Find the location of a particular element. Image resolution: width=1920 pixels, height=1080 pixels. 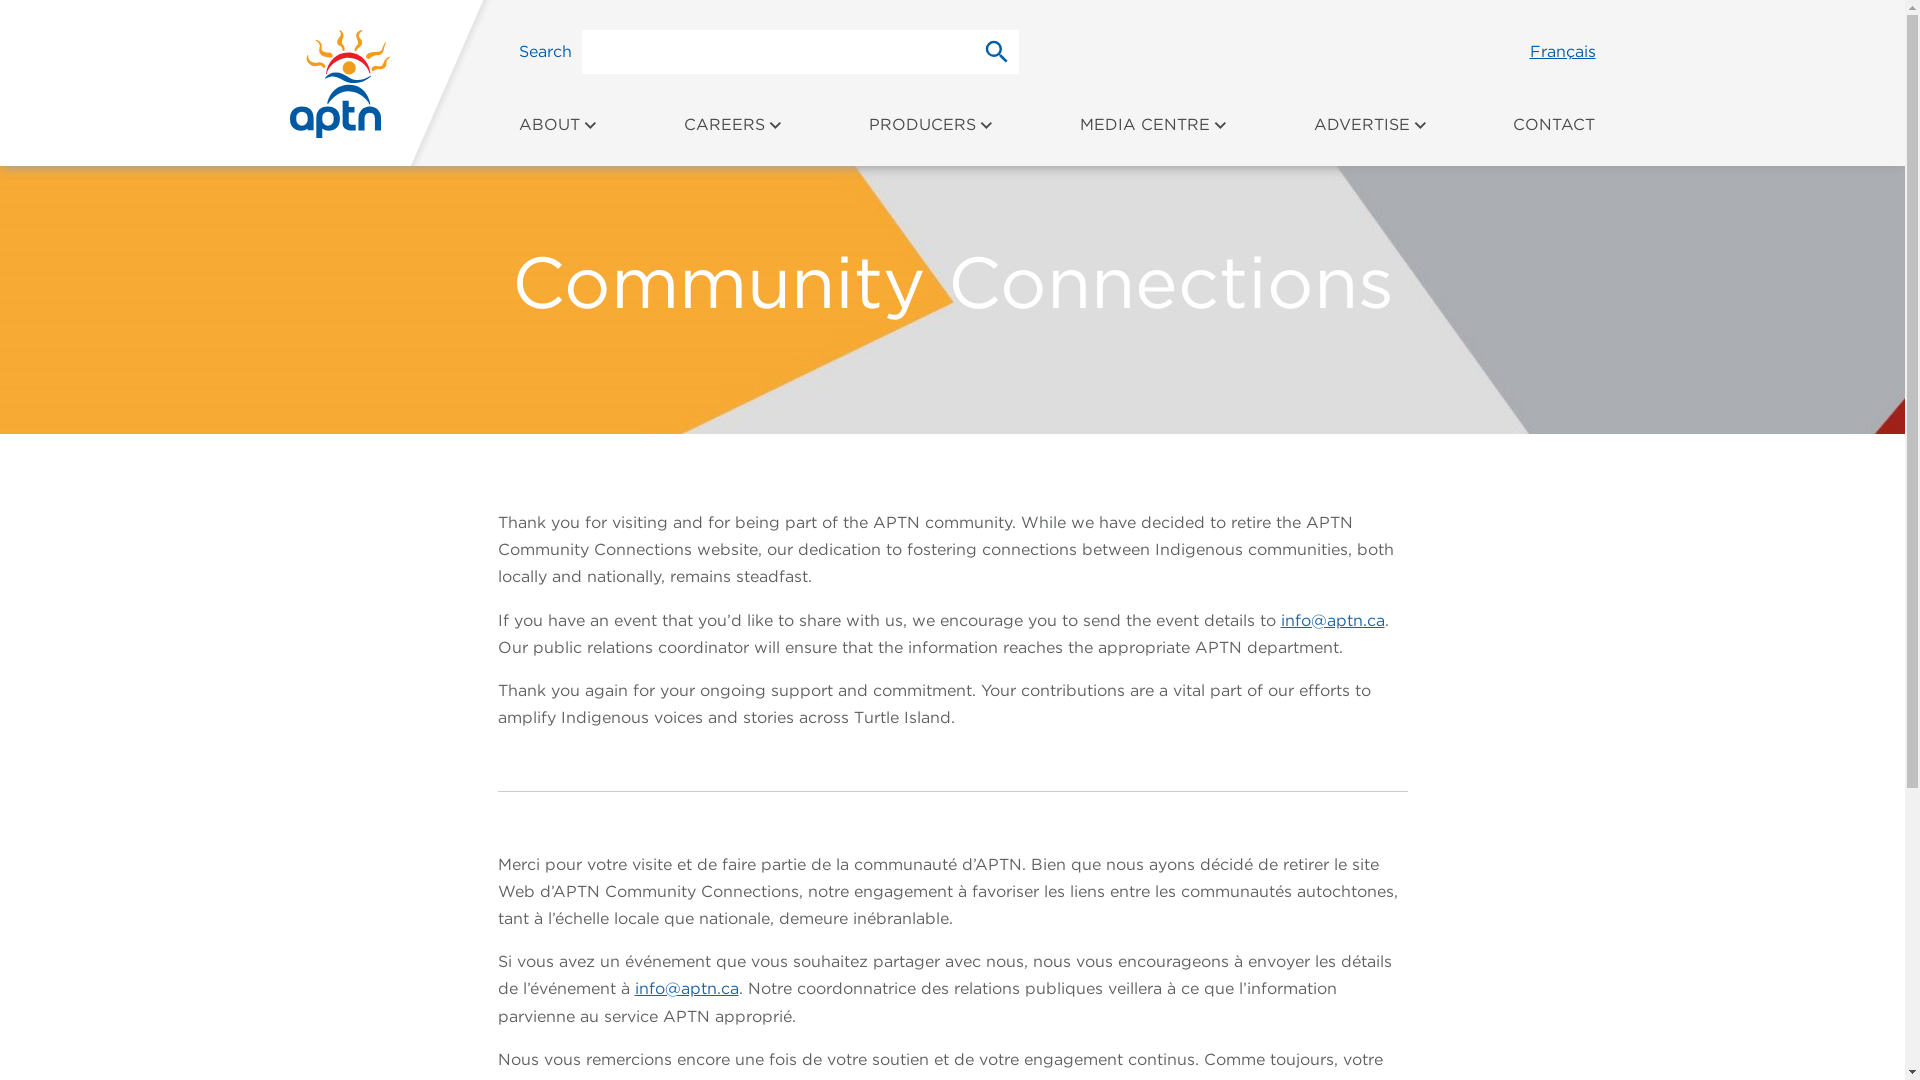

'PRODUCERS' is located at coordinates (930, 135).